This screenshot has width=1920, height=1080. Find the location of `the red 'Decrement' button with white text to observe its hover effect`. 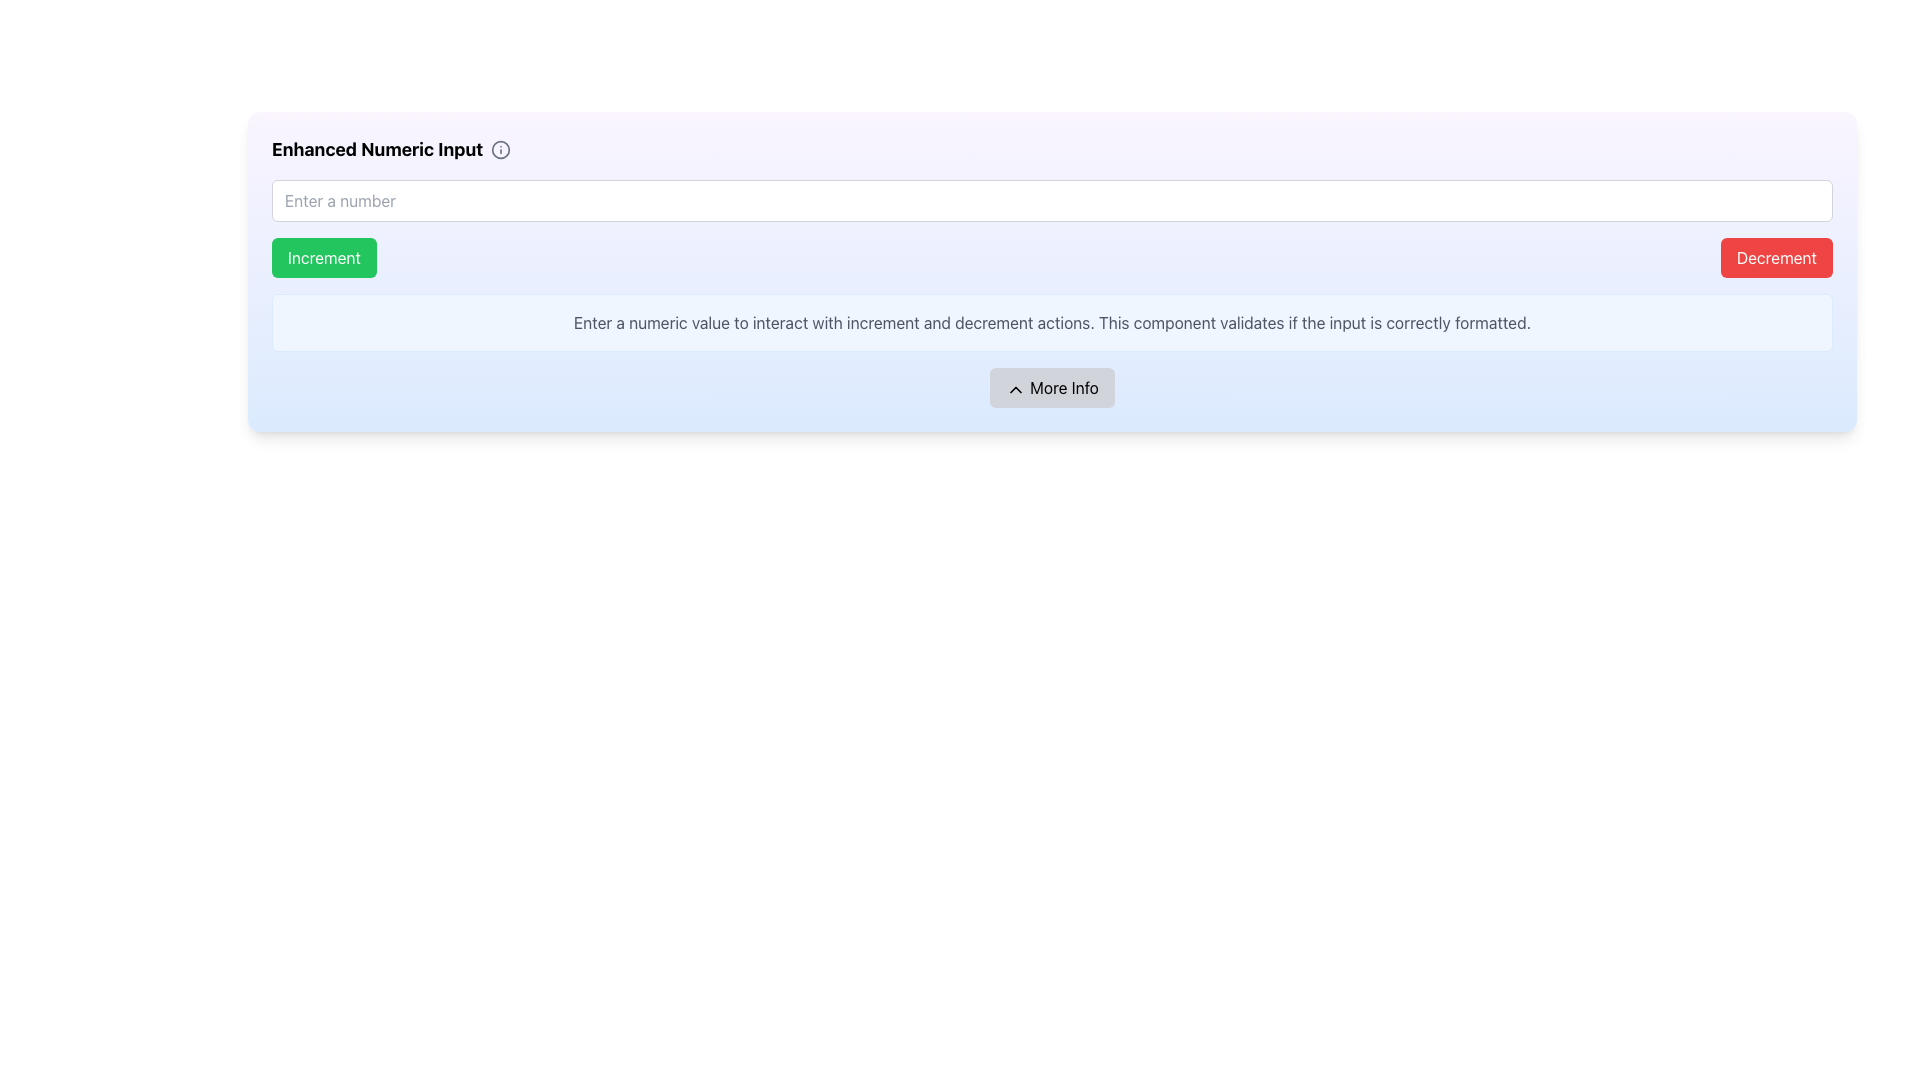

the red 'Decrement' button with white text to observe its hover effect is located at coordinates (1776, 257).